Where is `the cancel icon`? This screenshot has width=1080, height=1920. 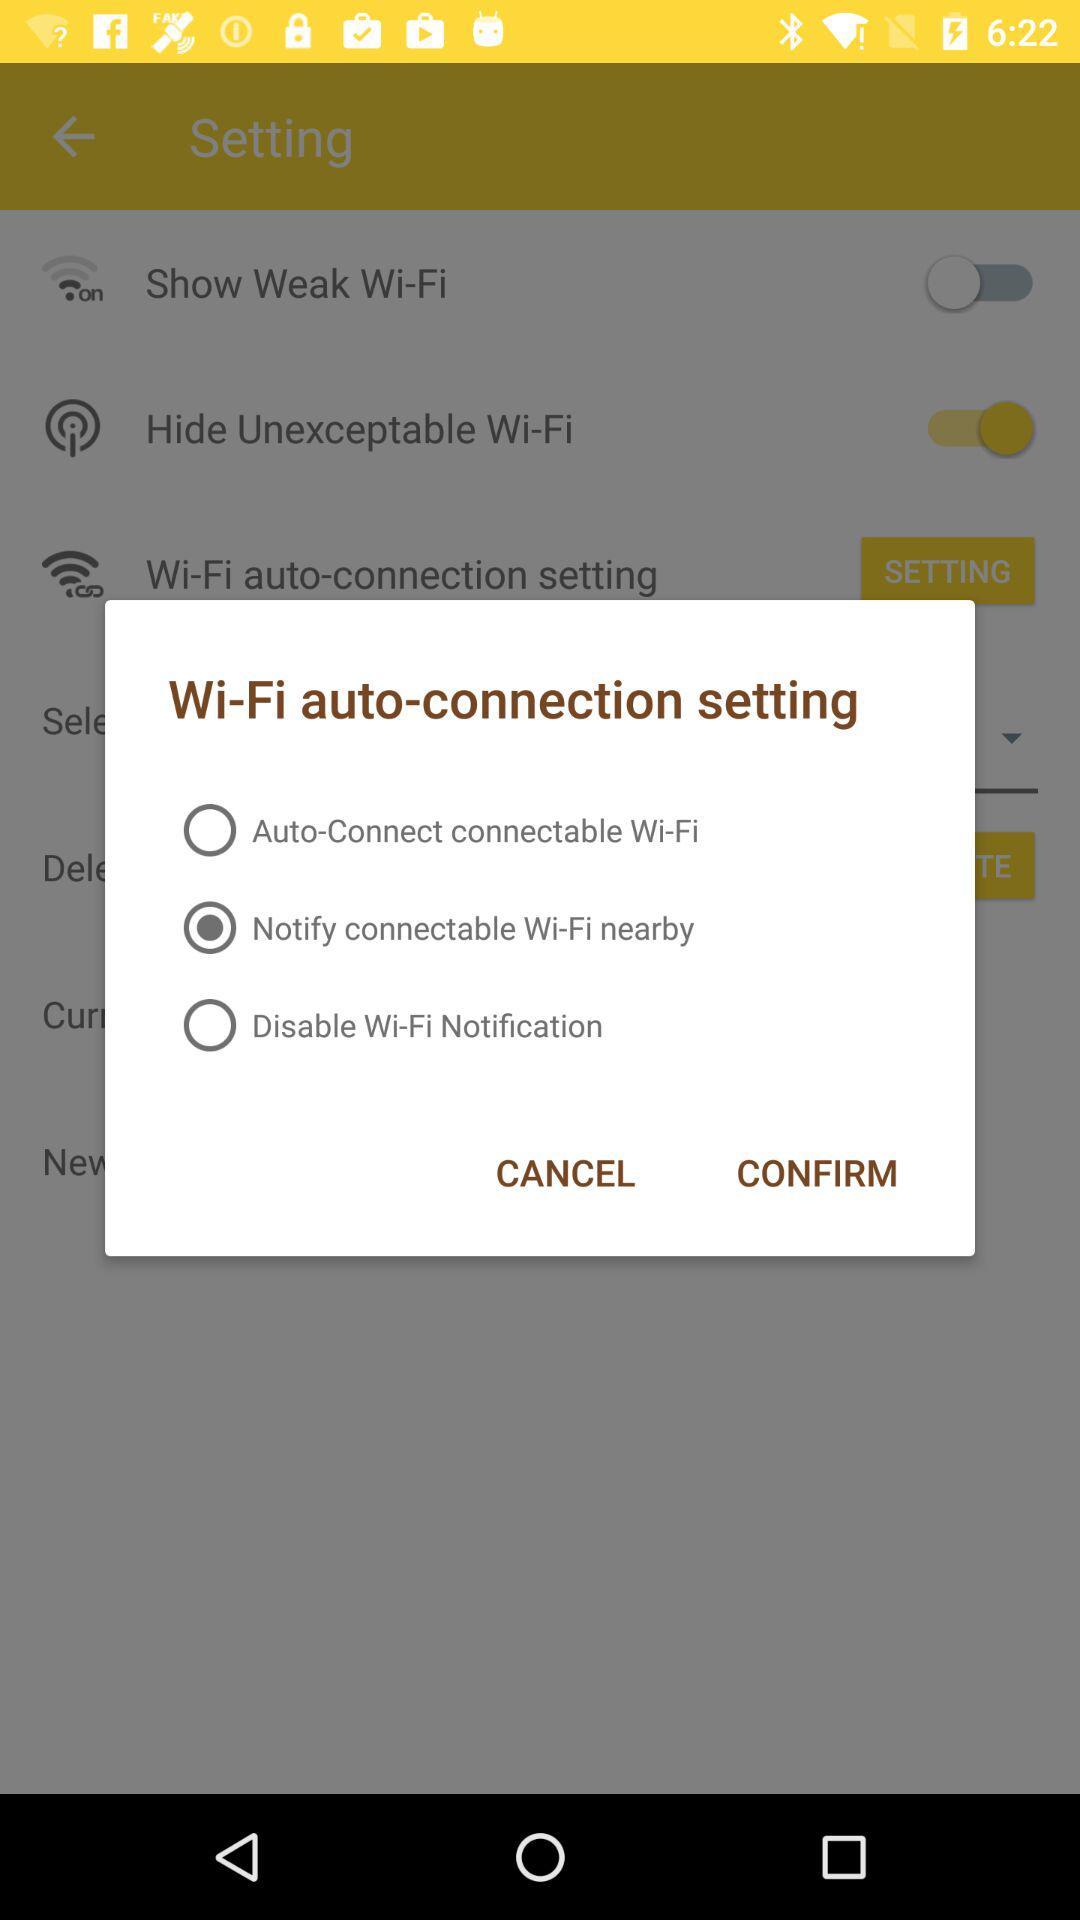
the cancel icon is located at coordinates (565, 1172).